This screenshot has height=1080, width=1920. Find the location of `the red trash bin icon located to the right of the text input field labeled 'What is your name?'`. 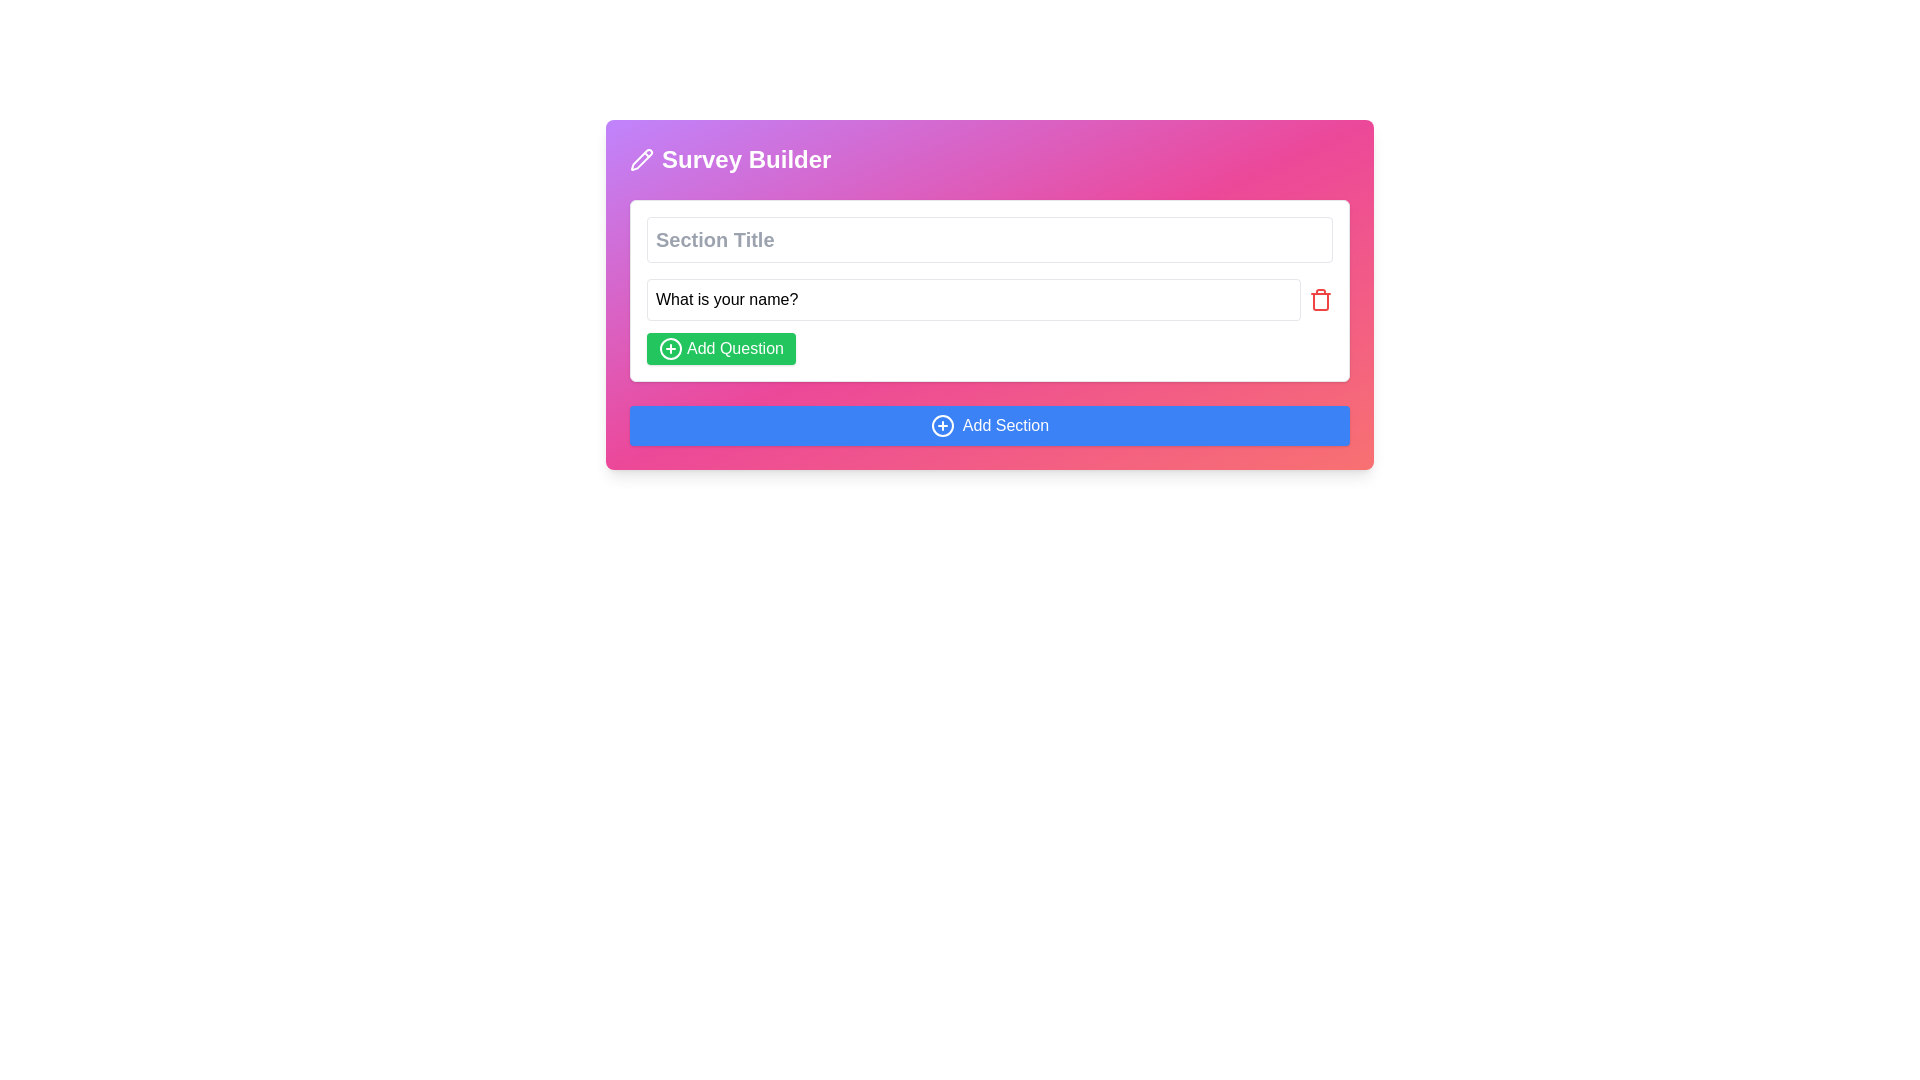

the red trash bin icon located to the right of the text input field labeled 'What is your name?' is located at coordinates (1320, 300).